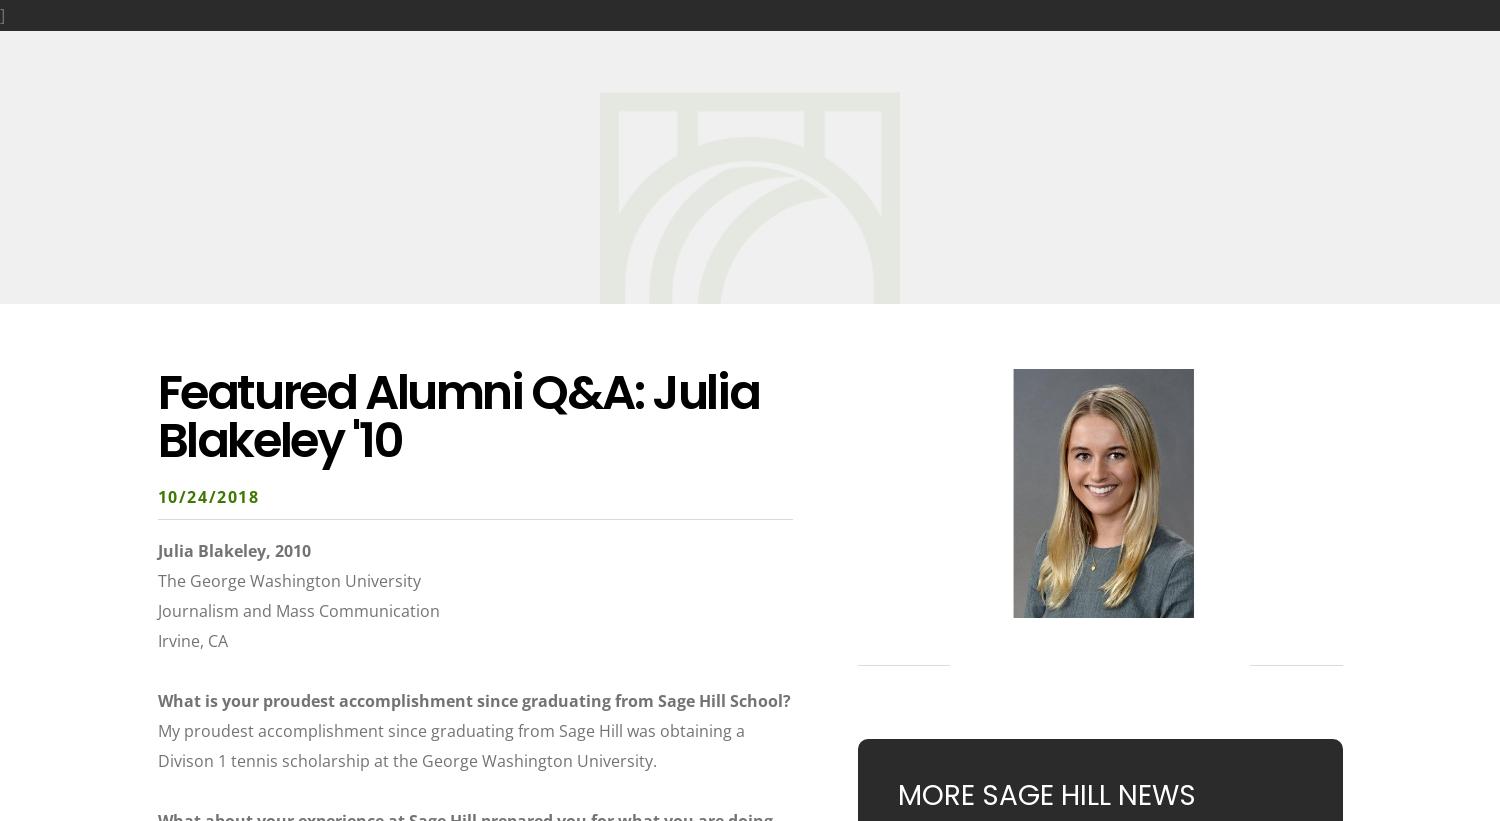 The image size is (1500, 821). I want to click on 'Quicklinks', so click(1299, 42).